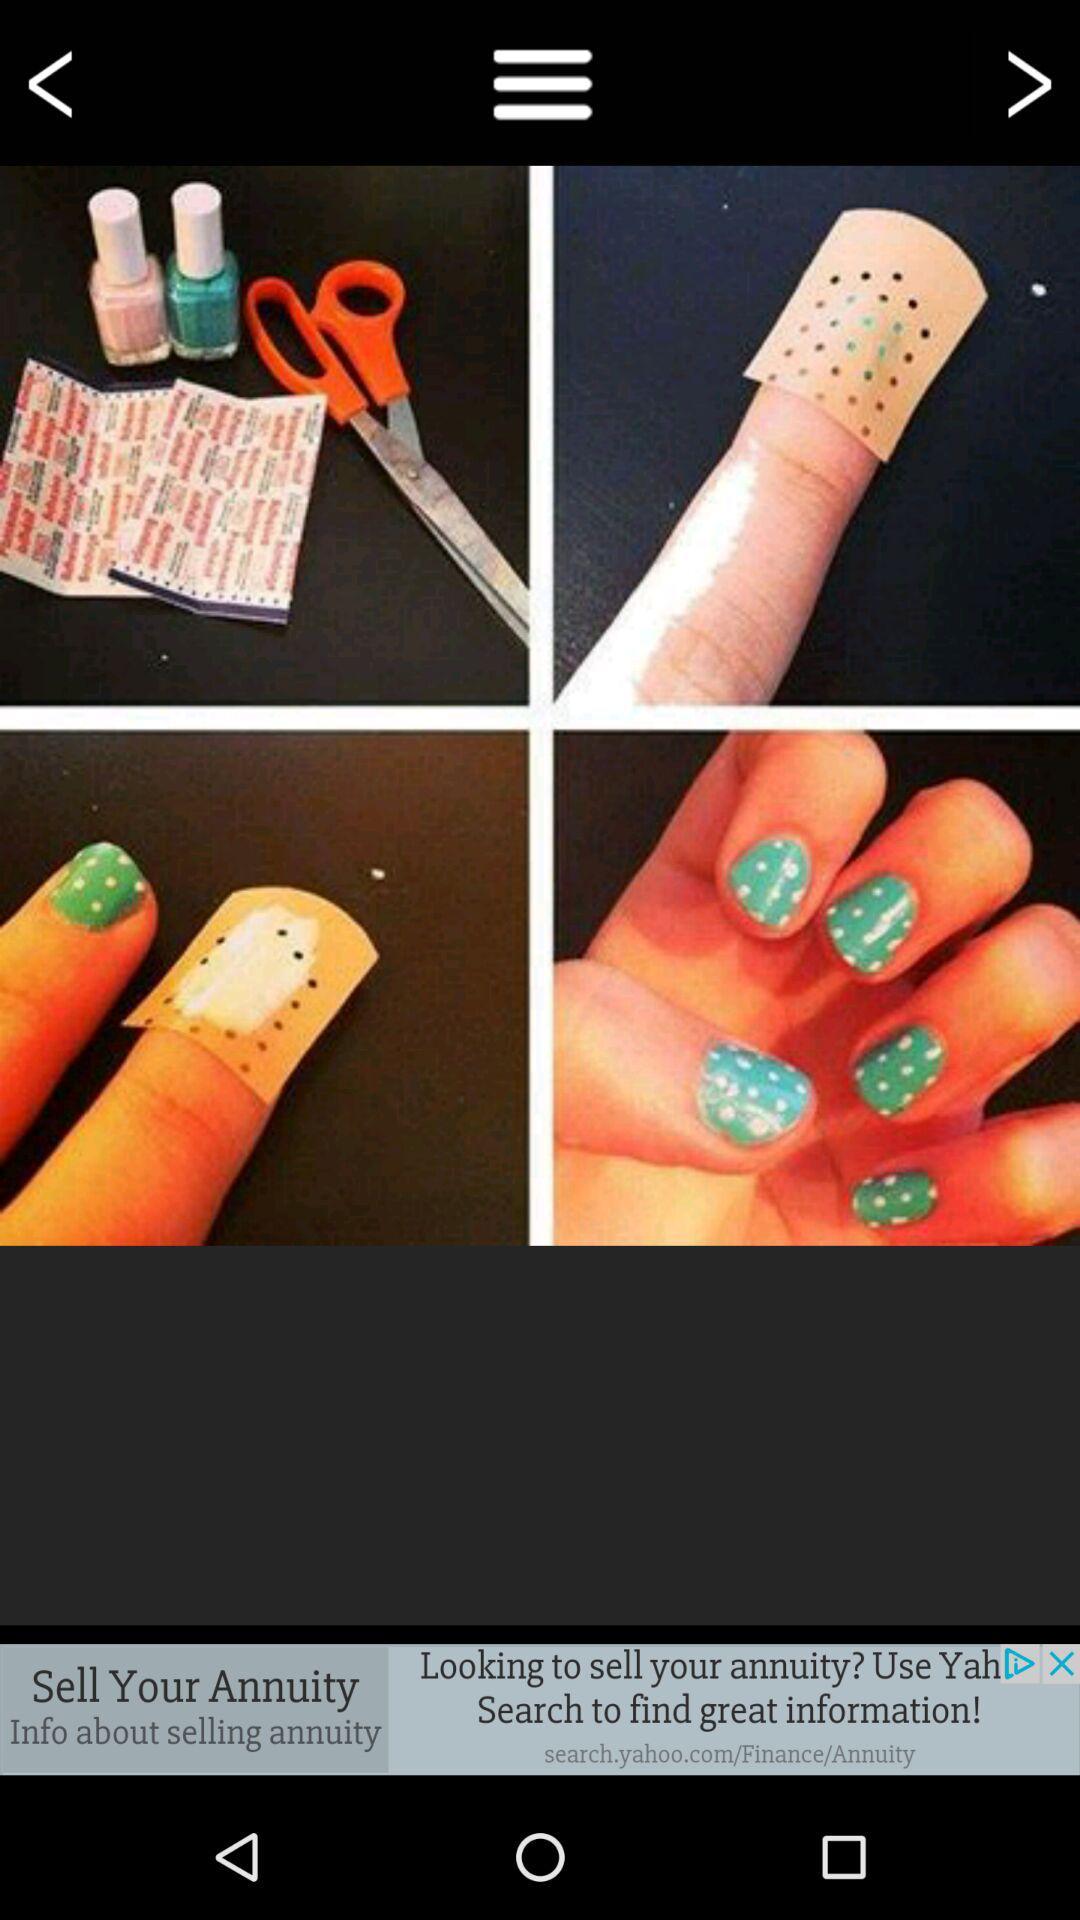  What do you see at coordinates (540, 87) in the screenshot?
I see `the menu icon` at bounding box center [540, 87].